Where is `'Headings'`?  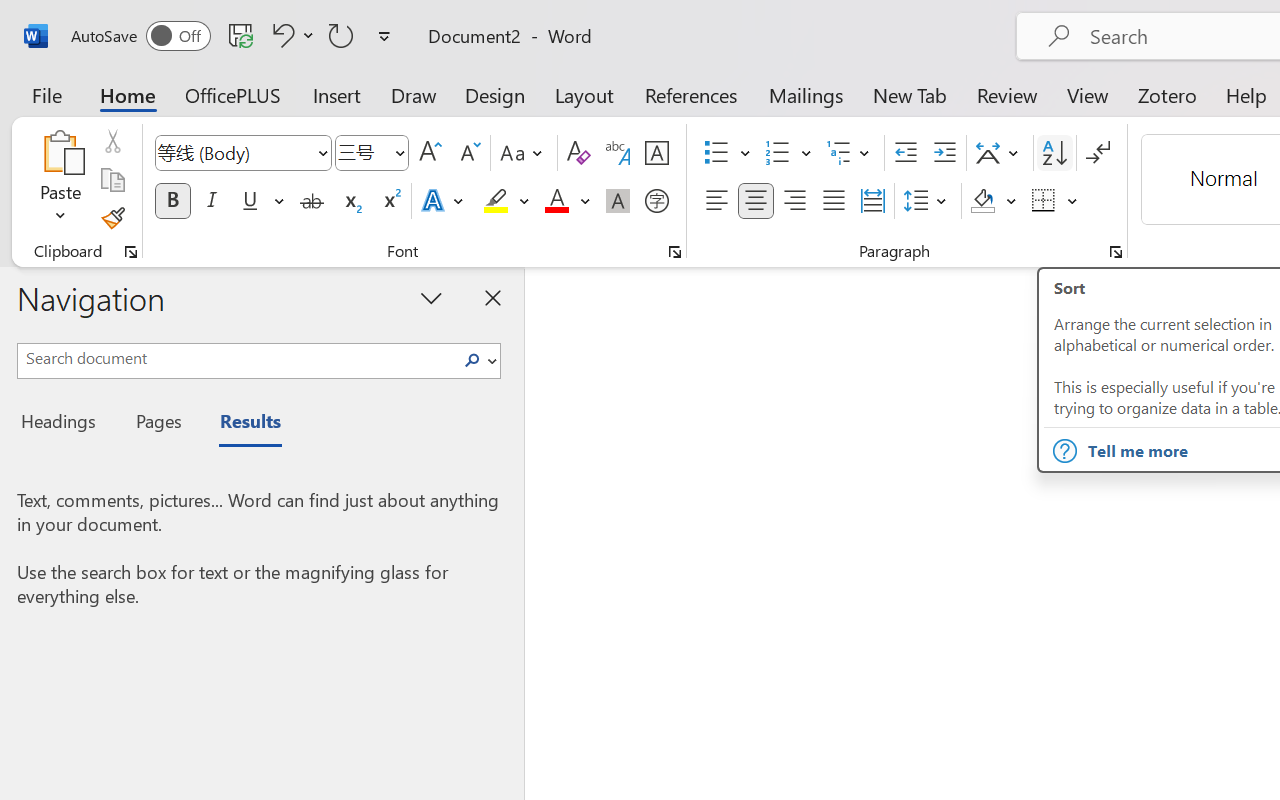
'Headings' is located at coordinates (65, 424).